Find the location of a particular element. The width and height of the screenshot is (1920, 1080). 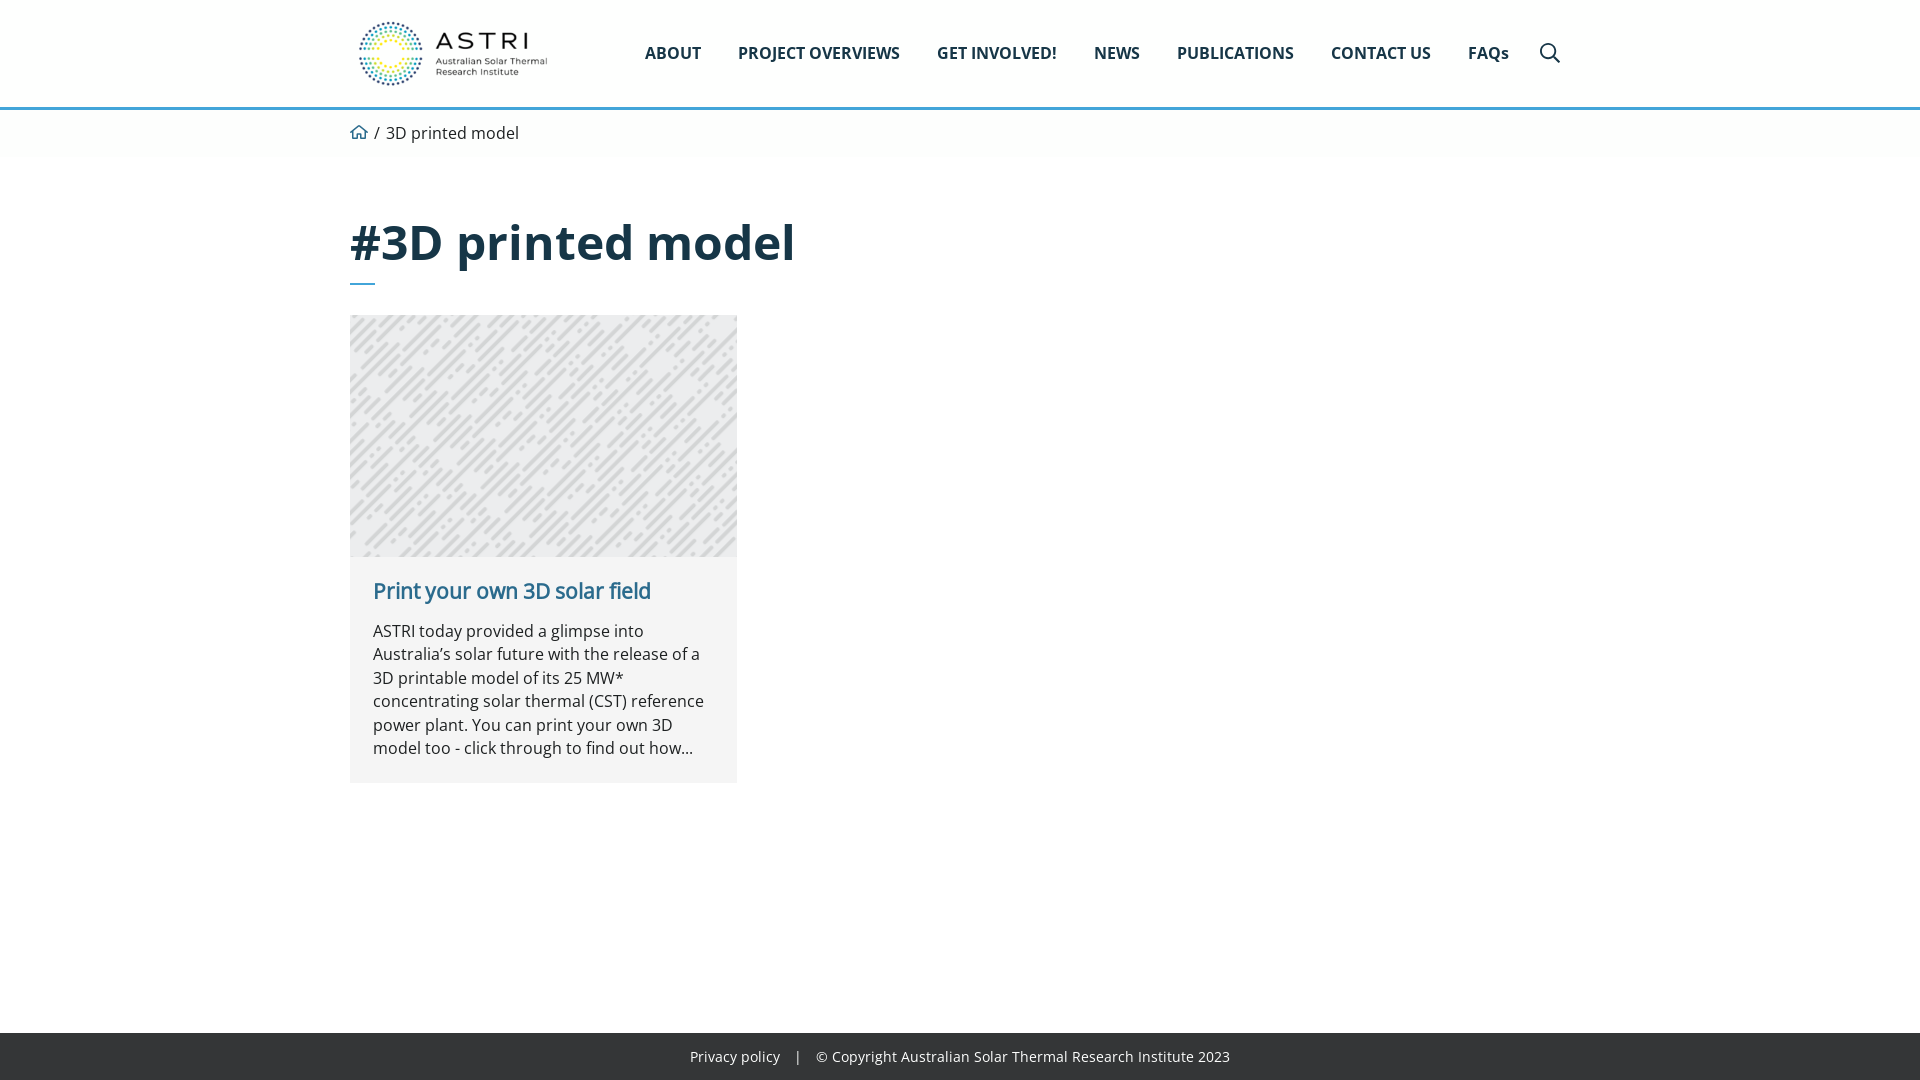

'FAQs' is located at coordinates (1488, 52).